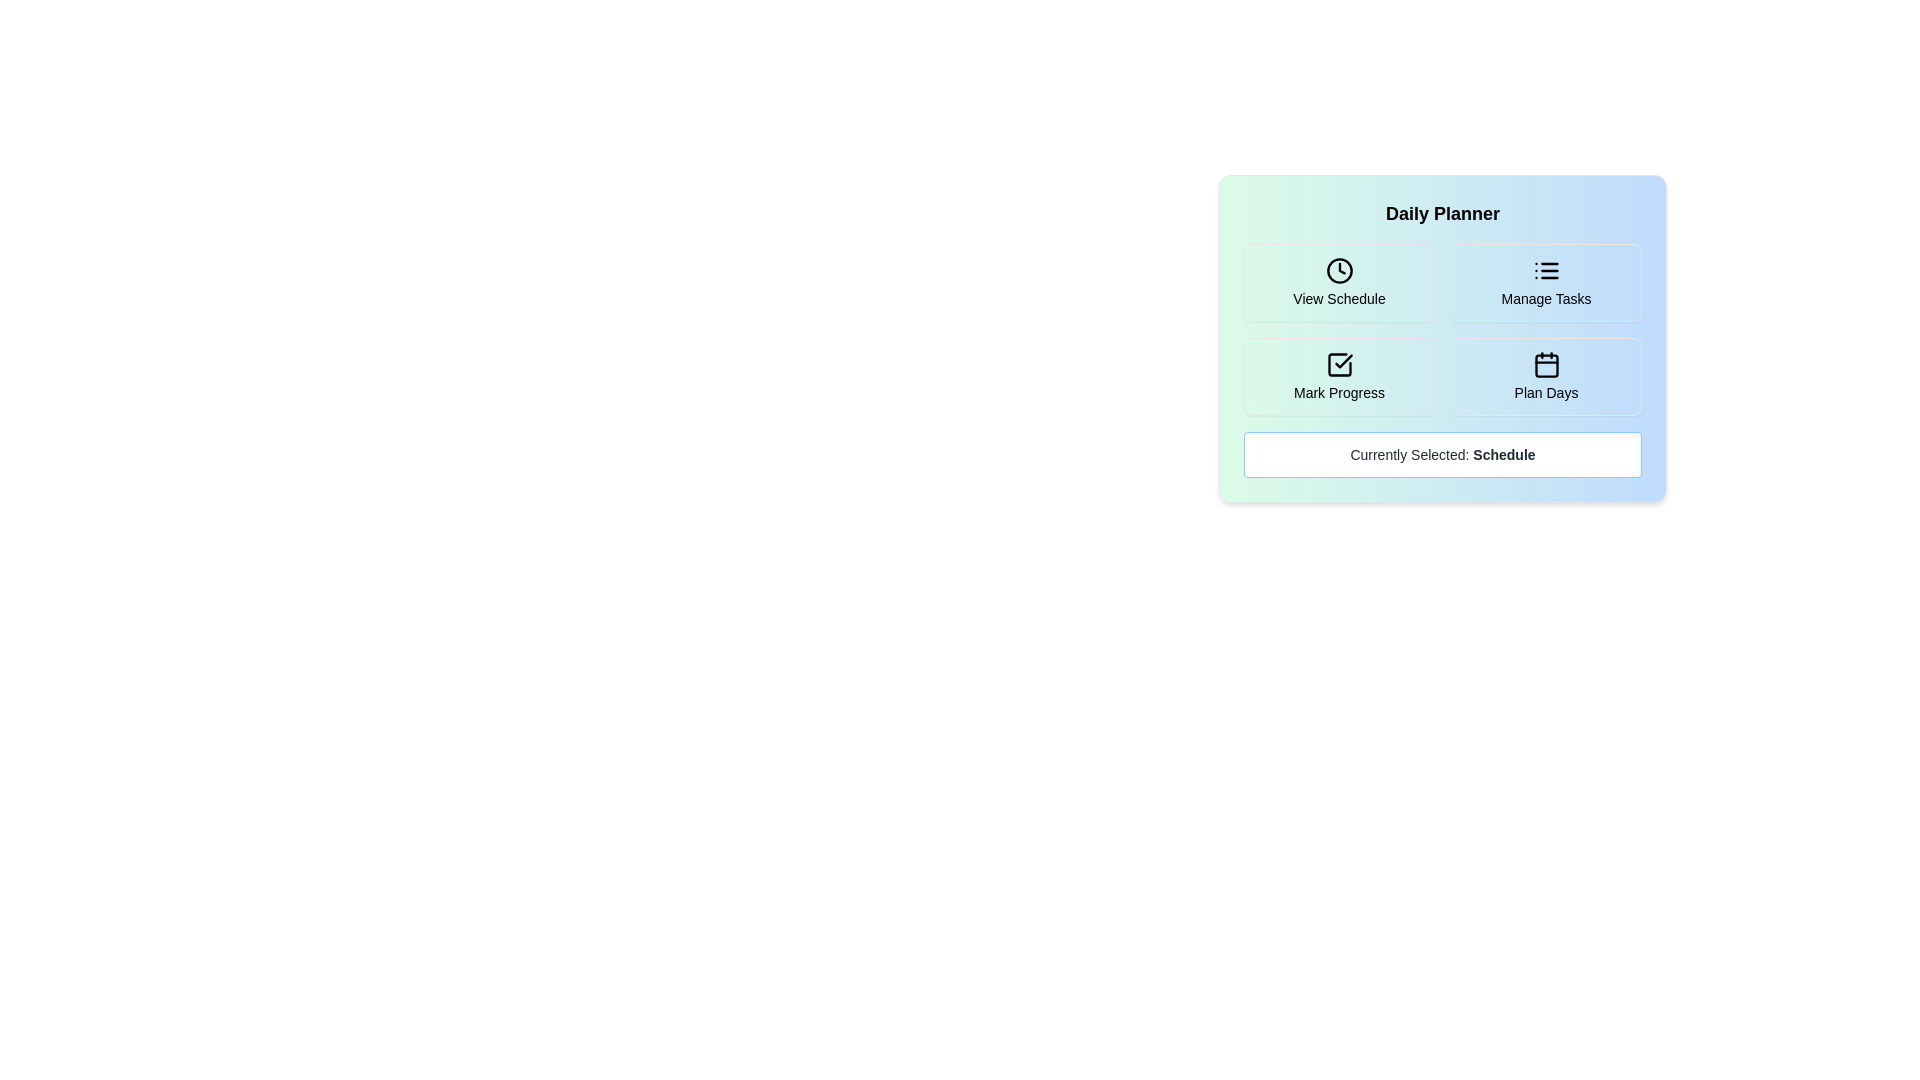 Image resolution: width=1920 pixels, height=1080 pixels. Describe the element at coordinates (1339, 282) in the screenshot. I see `the button corresponding to the activity View Schedule` at that location.